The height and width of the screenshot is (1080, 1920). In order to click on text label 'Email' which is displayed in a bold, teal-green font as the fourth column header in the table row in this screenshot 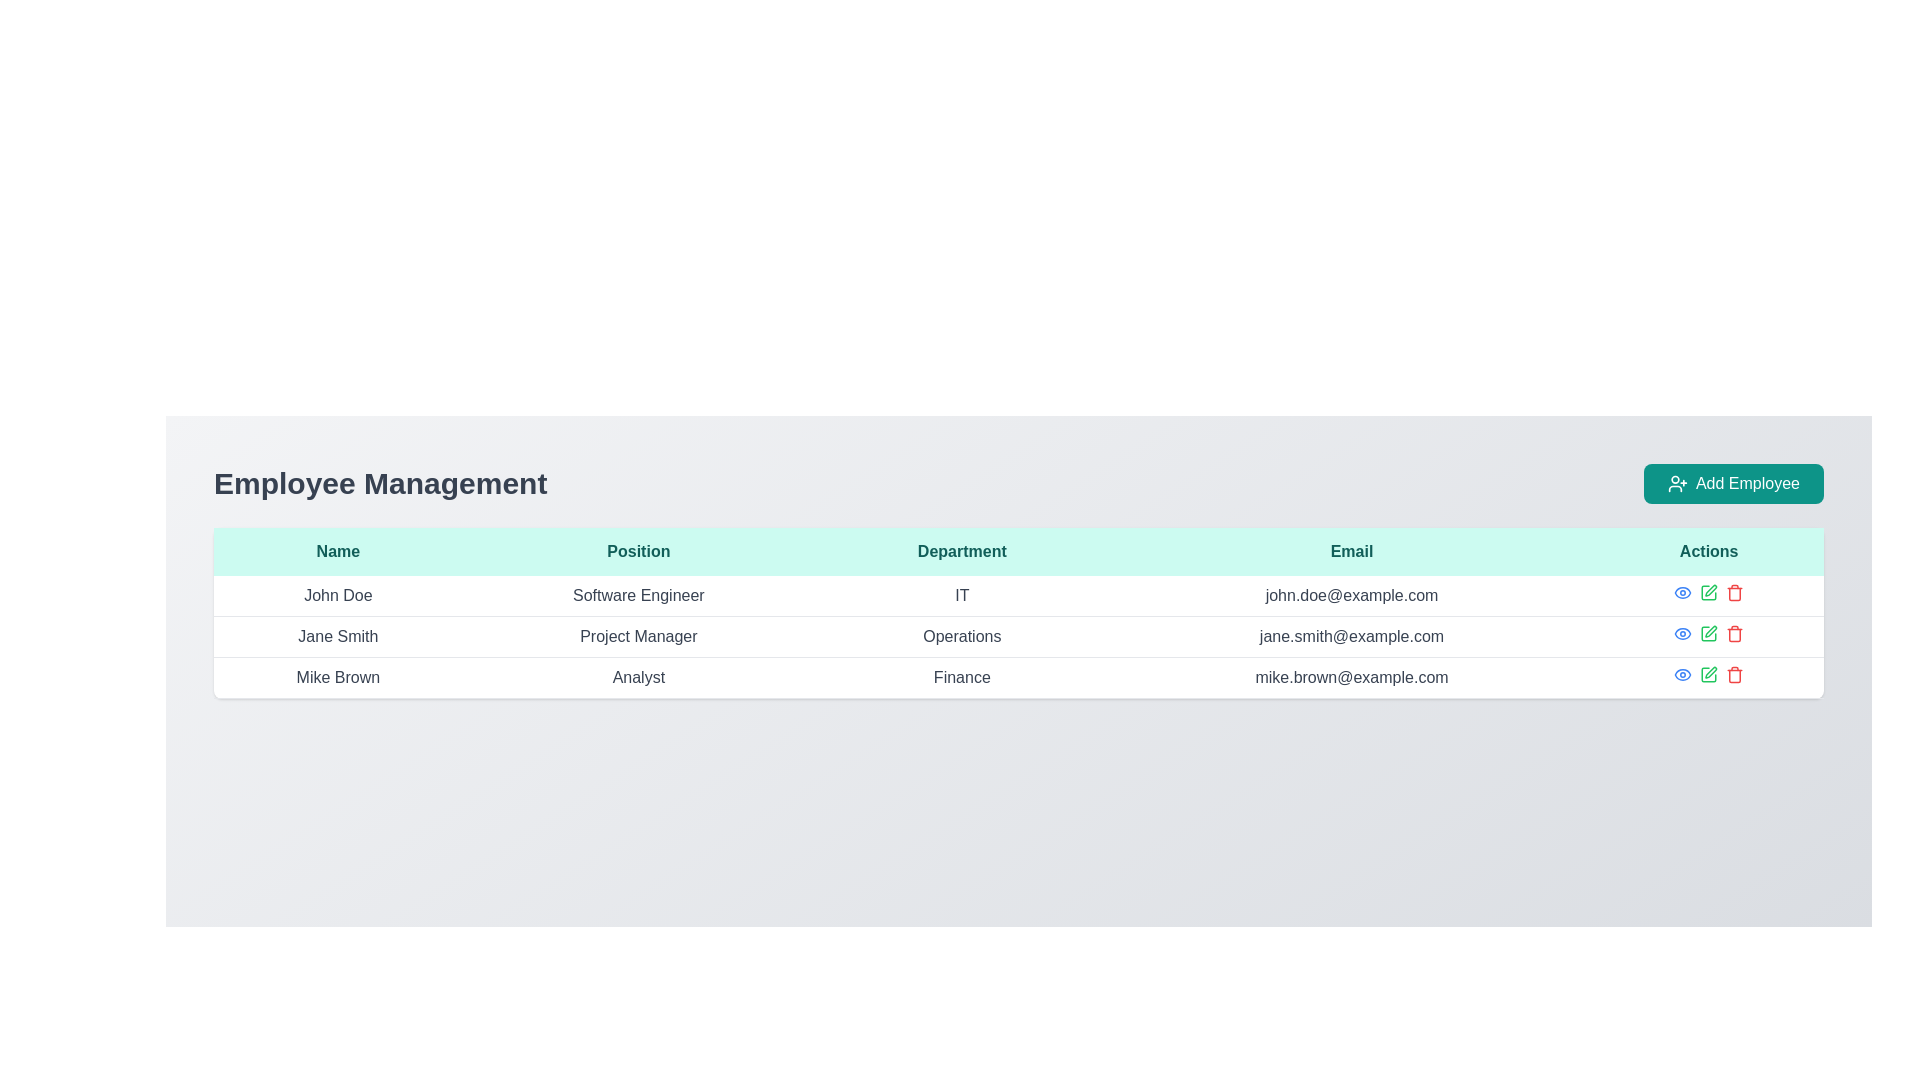, I will do `click(1352, 551)`.